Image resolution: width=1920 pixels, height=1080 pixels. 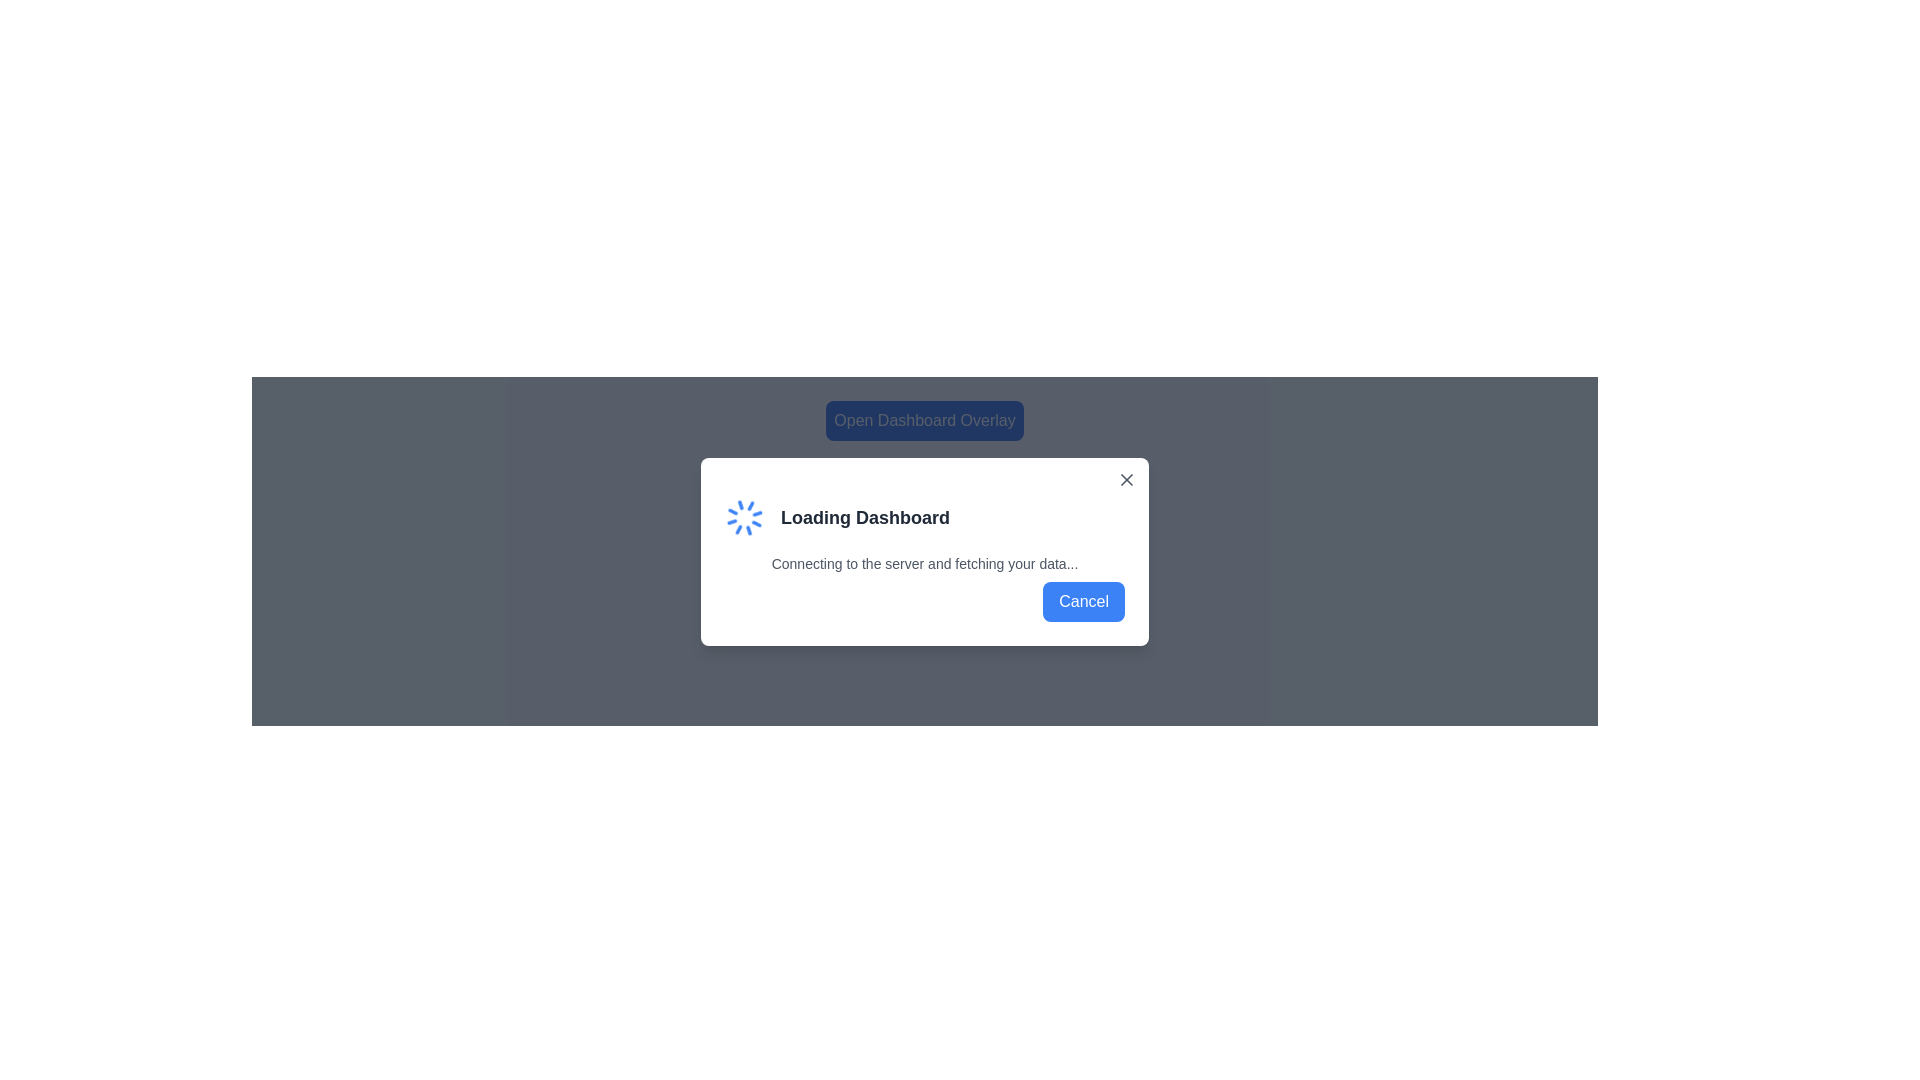 I want to click on the close button located at the top-right of the popup window for interaction feedback, so click(x=1127, y=479).